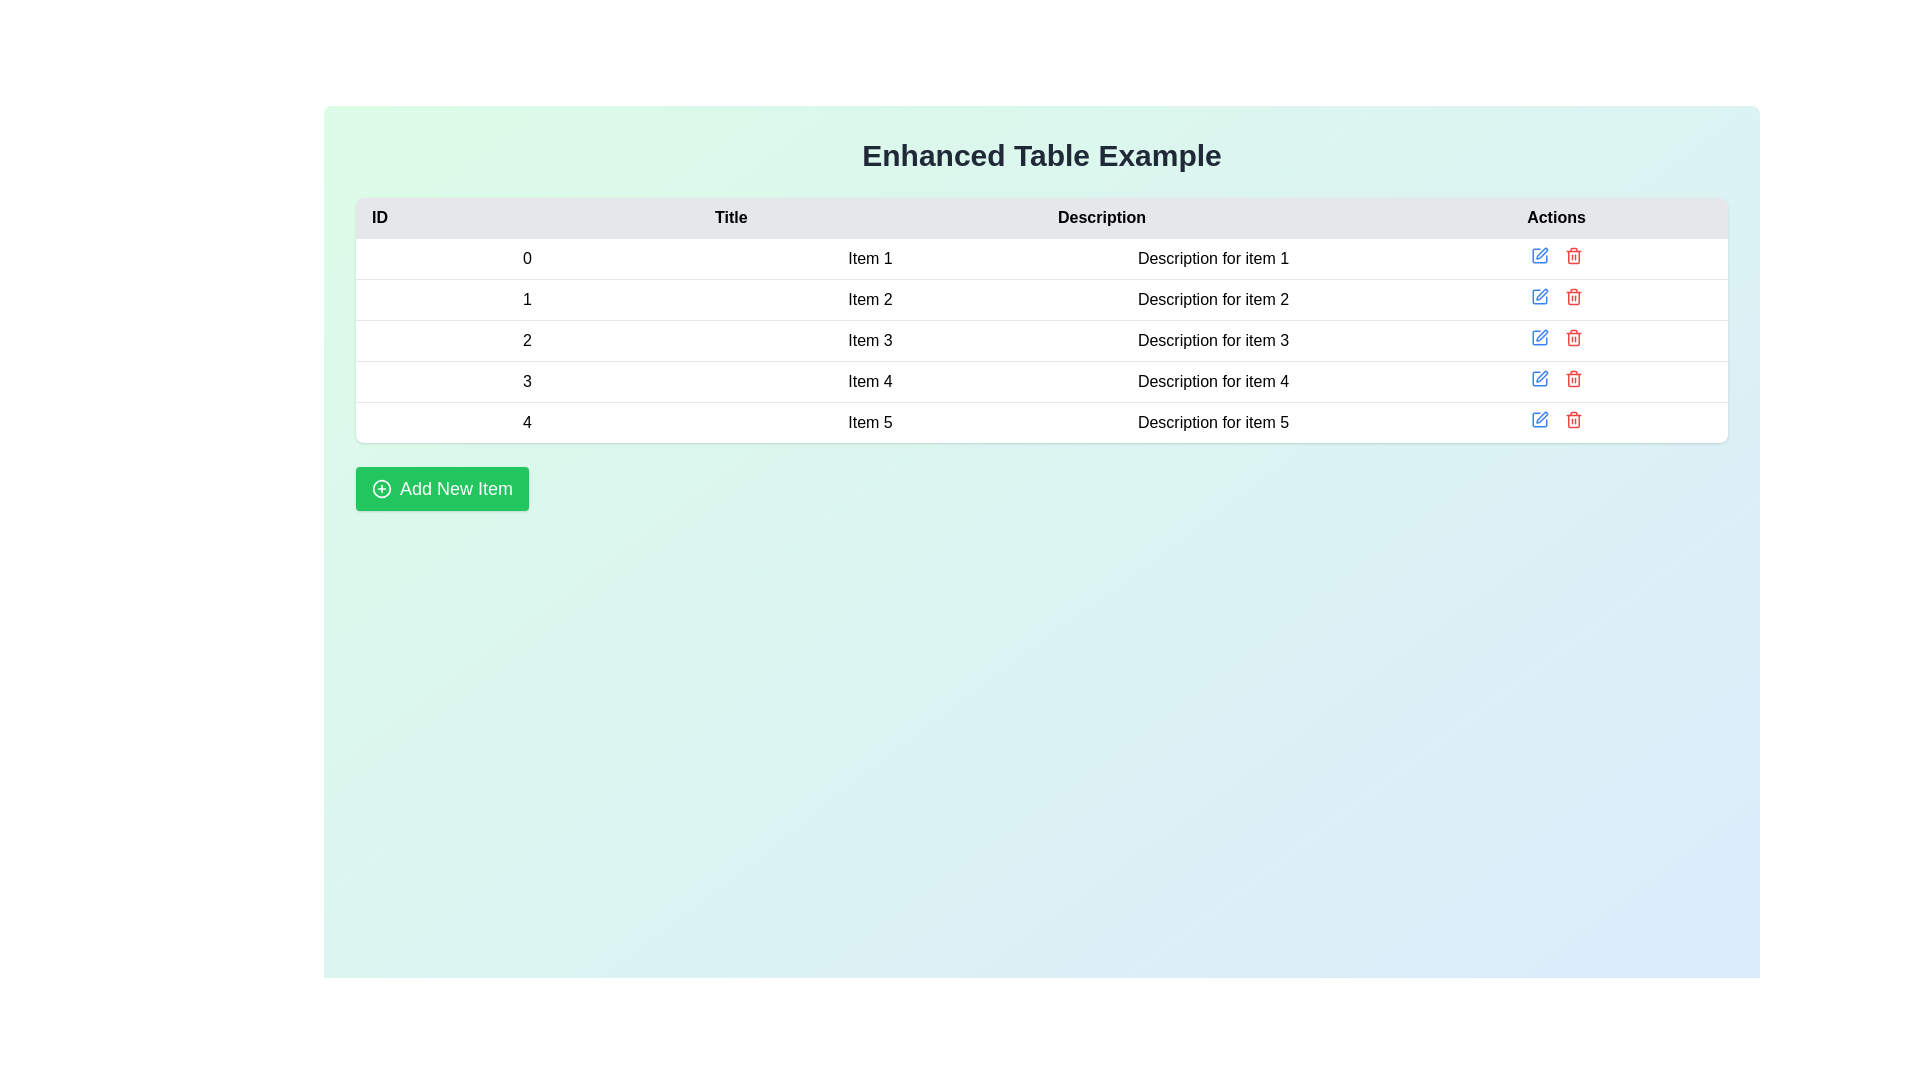 This screenshot has width=1920, height=1080. Describe the element at coordinates (1212, 257) in the screenshot. I see `the static text field in the third column of the table that displays a description for 'Item 1', which is located in the first data row` at that location.